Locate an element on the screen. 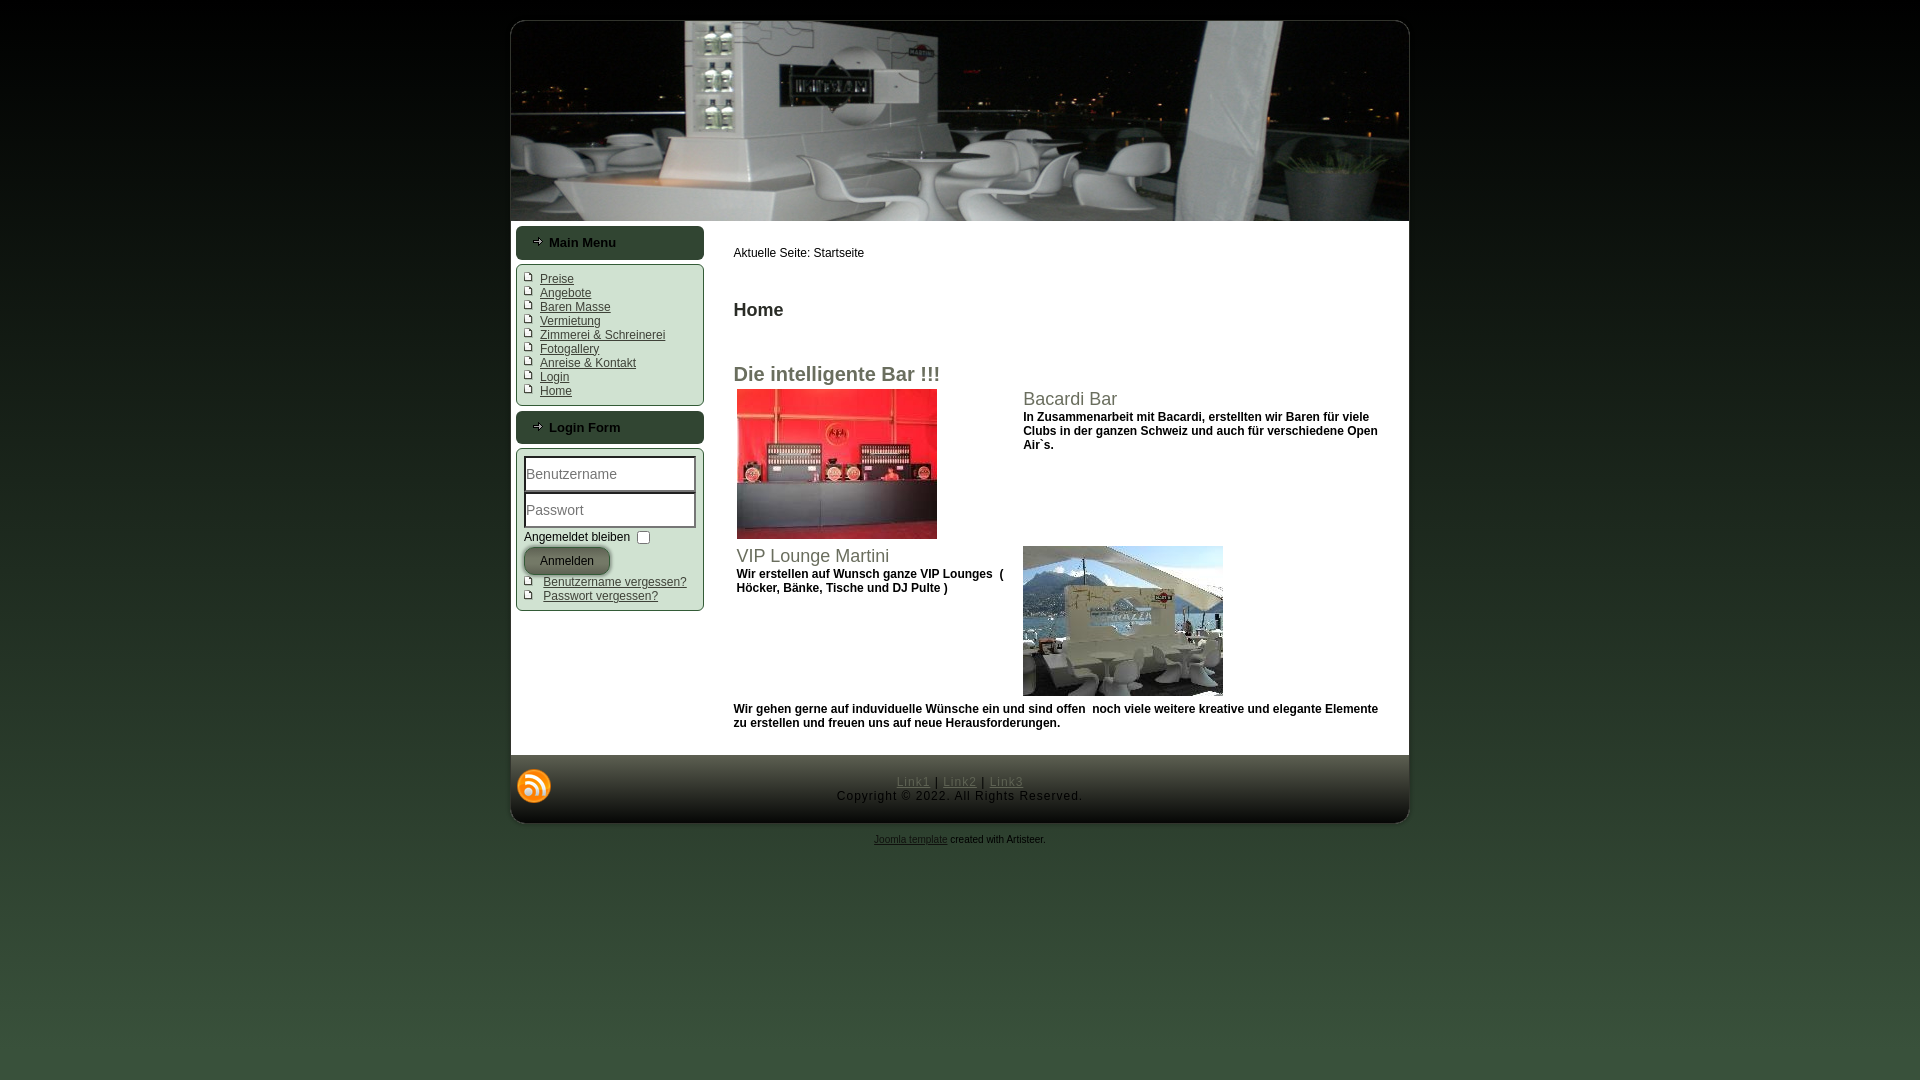  'Fotogallery' is located at coordinates (568, 347).